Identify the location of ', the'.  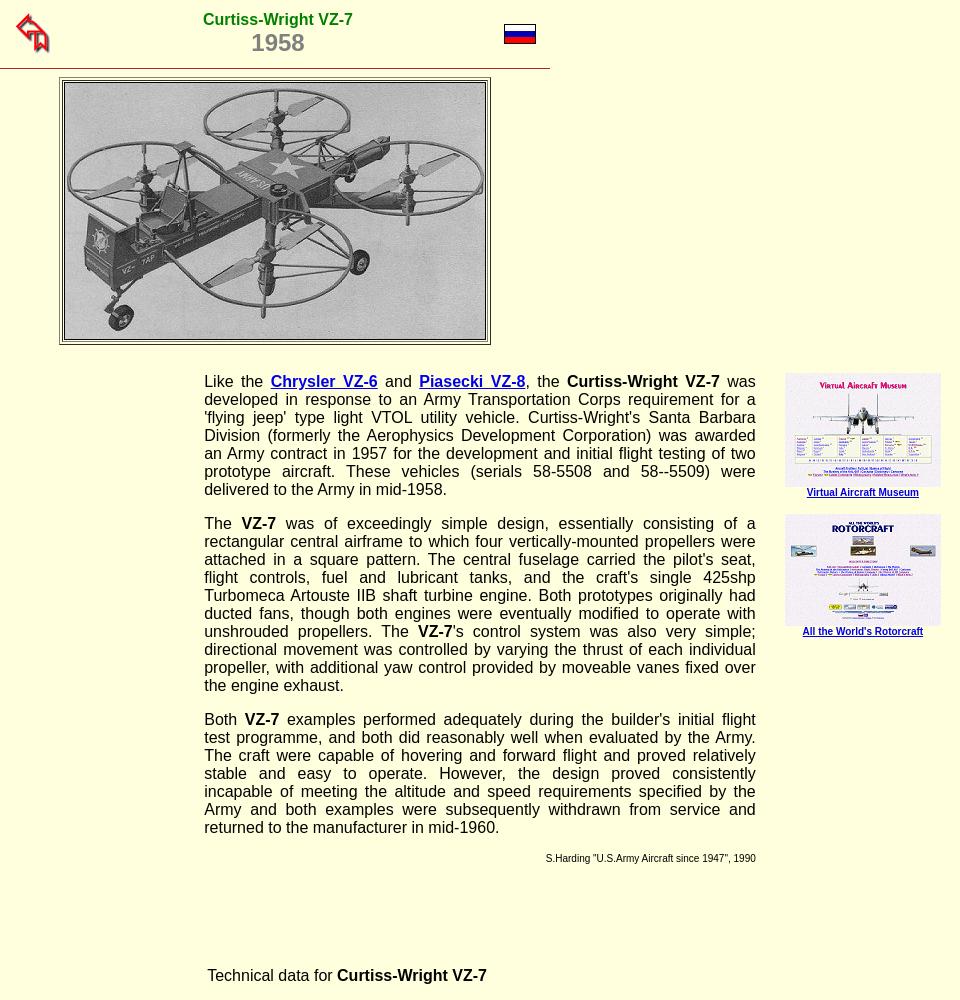
(545, 381).